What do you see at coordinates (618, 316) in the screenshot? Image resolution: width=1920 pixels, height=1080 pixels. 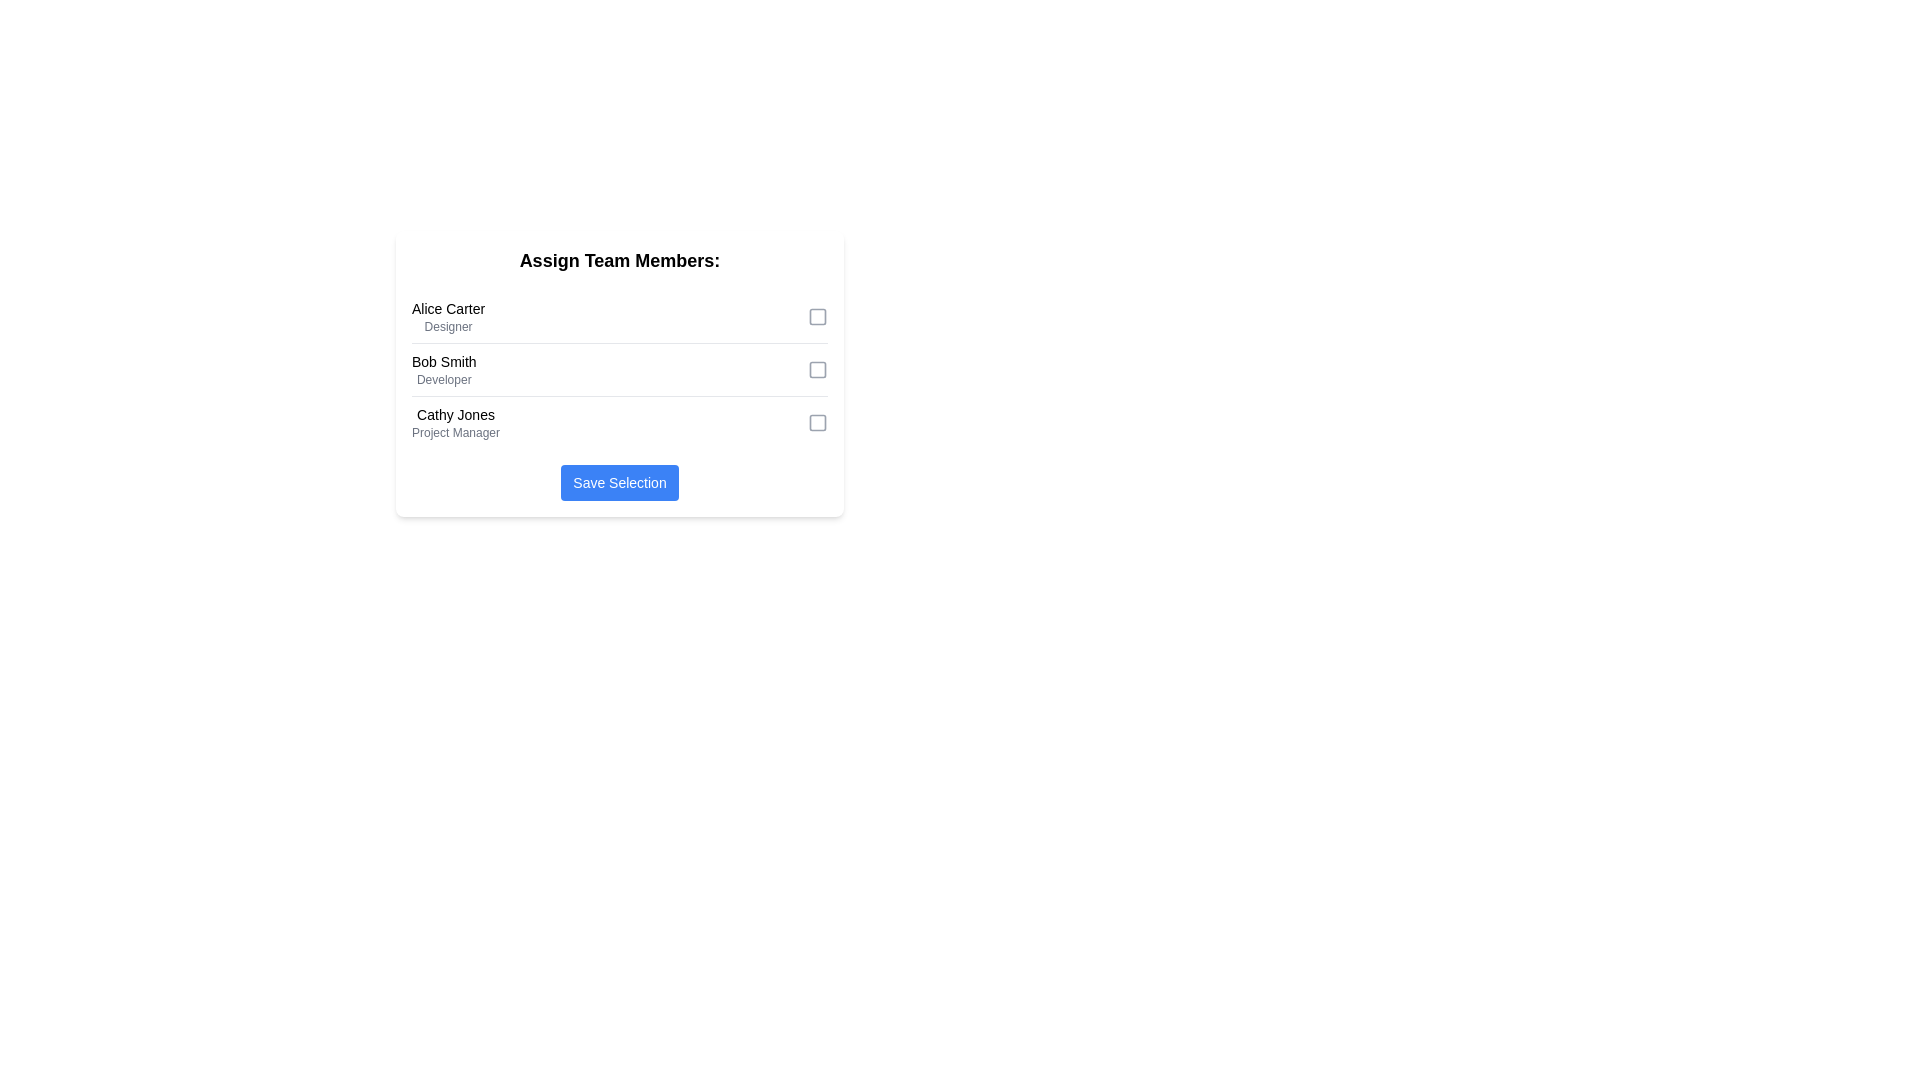 I see `the first selectable team member entry in the list, which includes a checkbox indicating selection status, located in the center of the interface` at bounding box center [618, 316].